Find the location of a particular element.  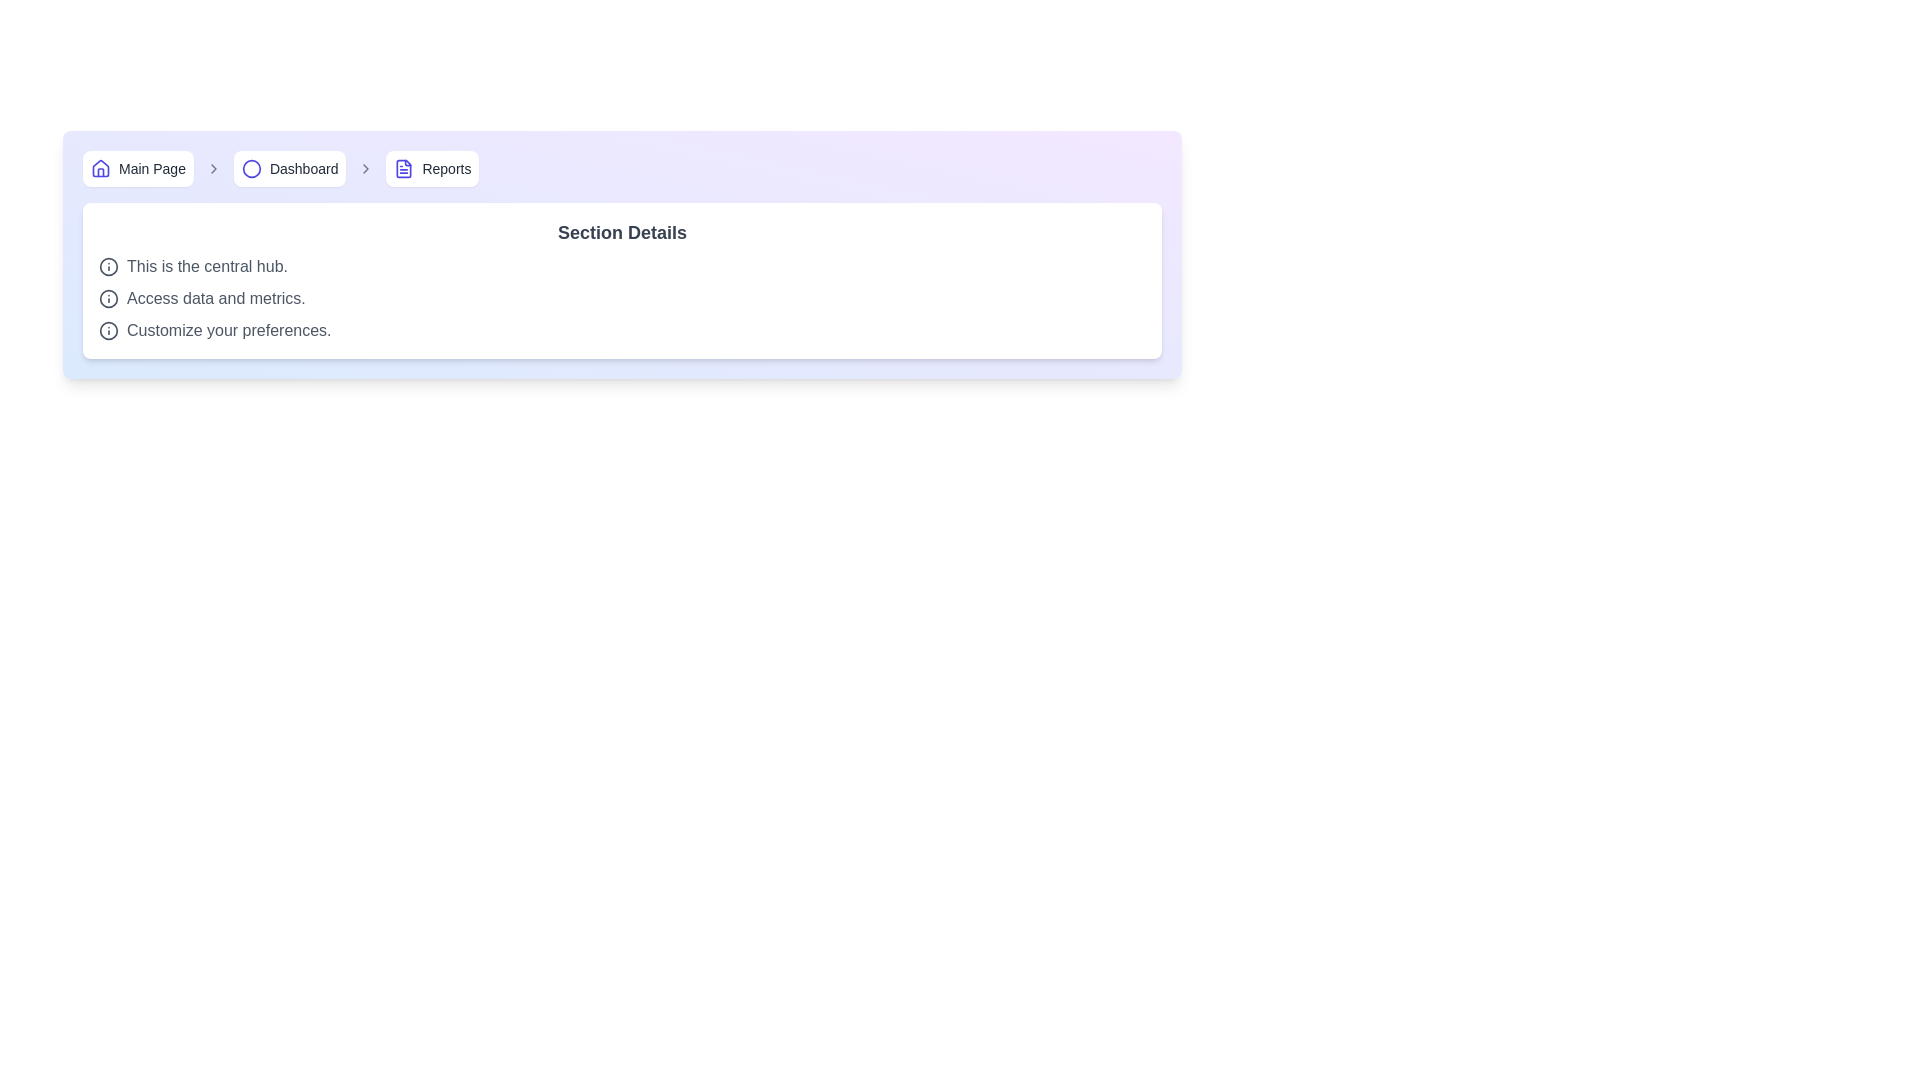

the 'Dashboard' button is located at coordinates (289, 168).